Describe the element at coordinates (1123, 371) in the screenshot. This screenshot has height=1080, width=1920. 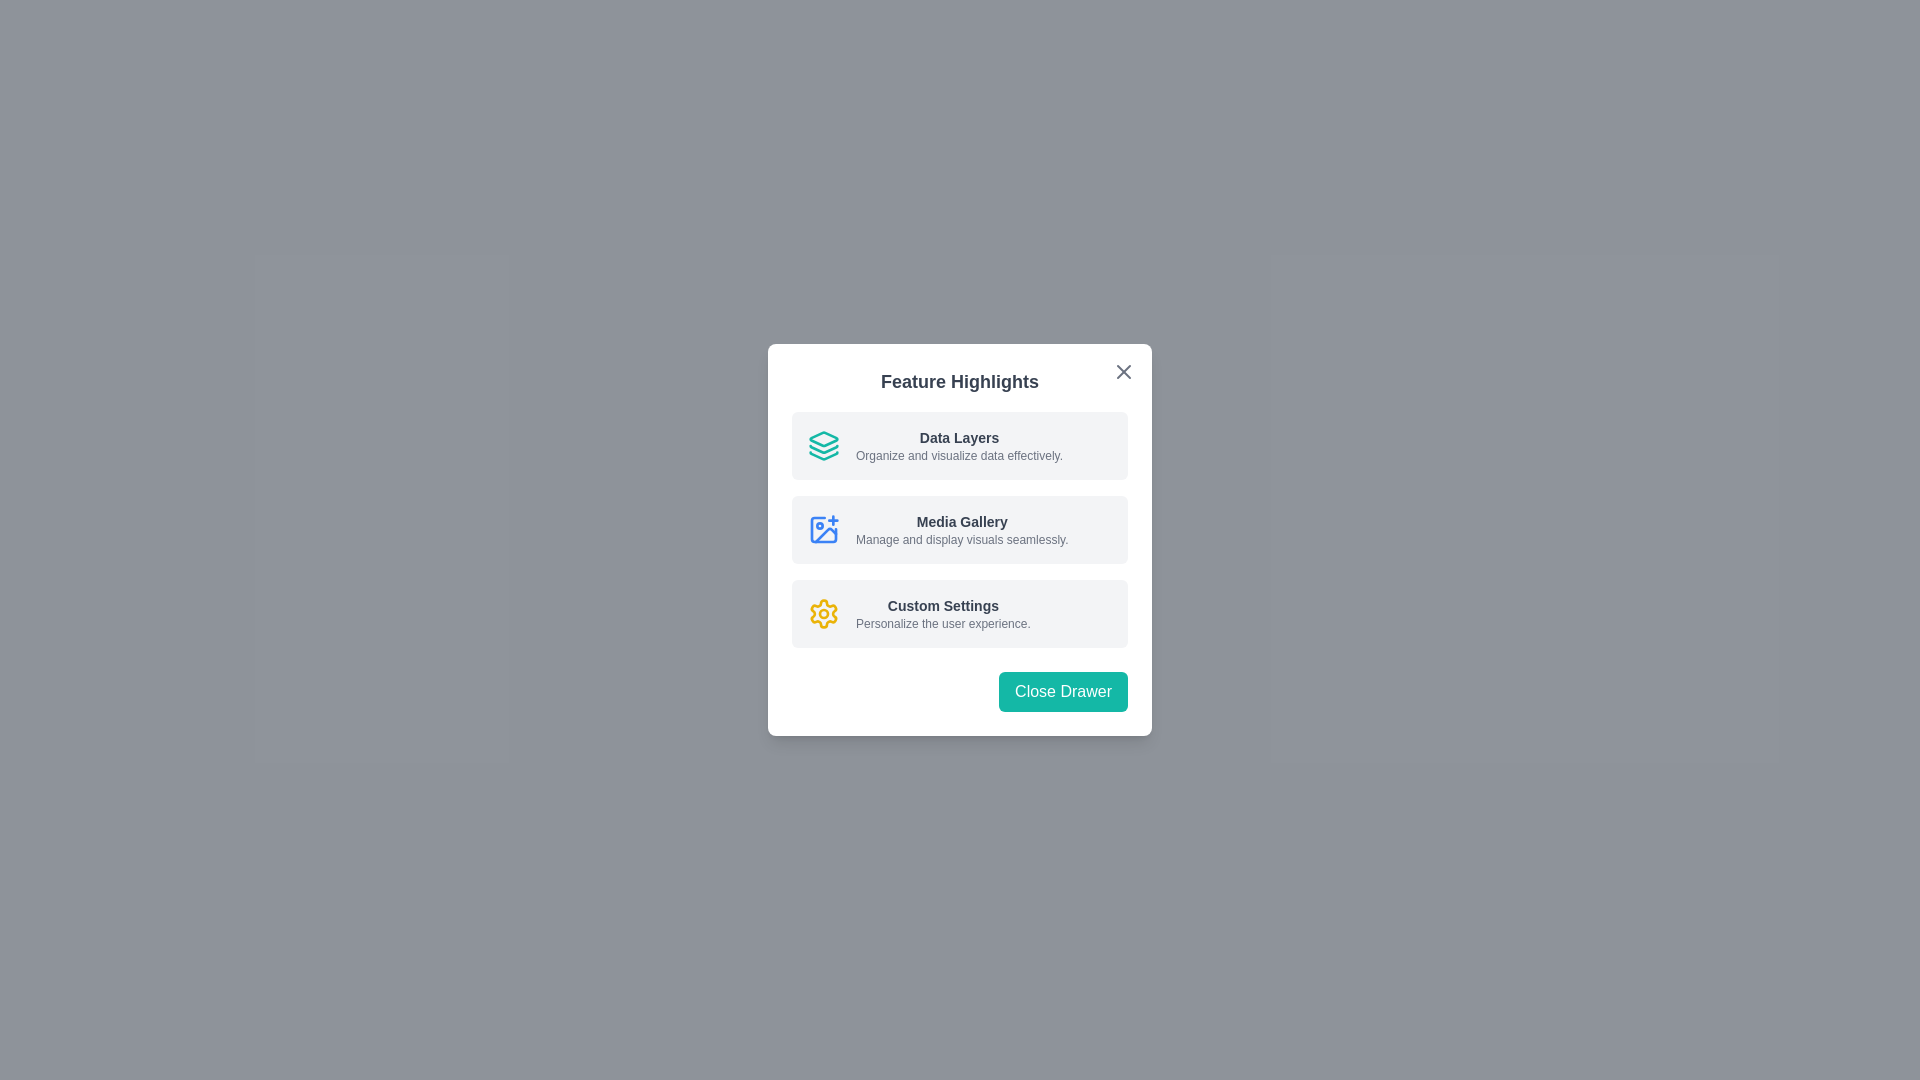
I see `the close icon button located in the top-right corner of the 'Feature Highlights' modal` at that location.